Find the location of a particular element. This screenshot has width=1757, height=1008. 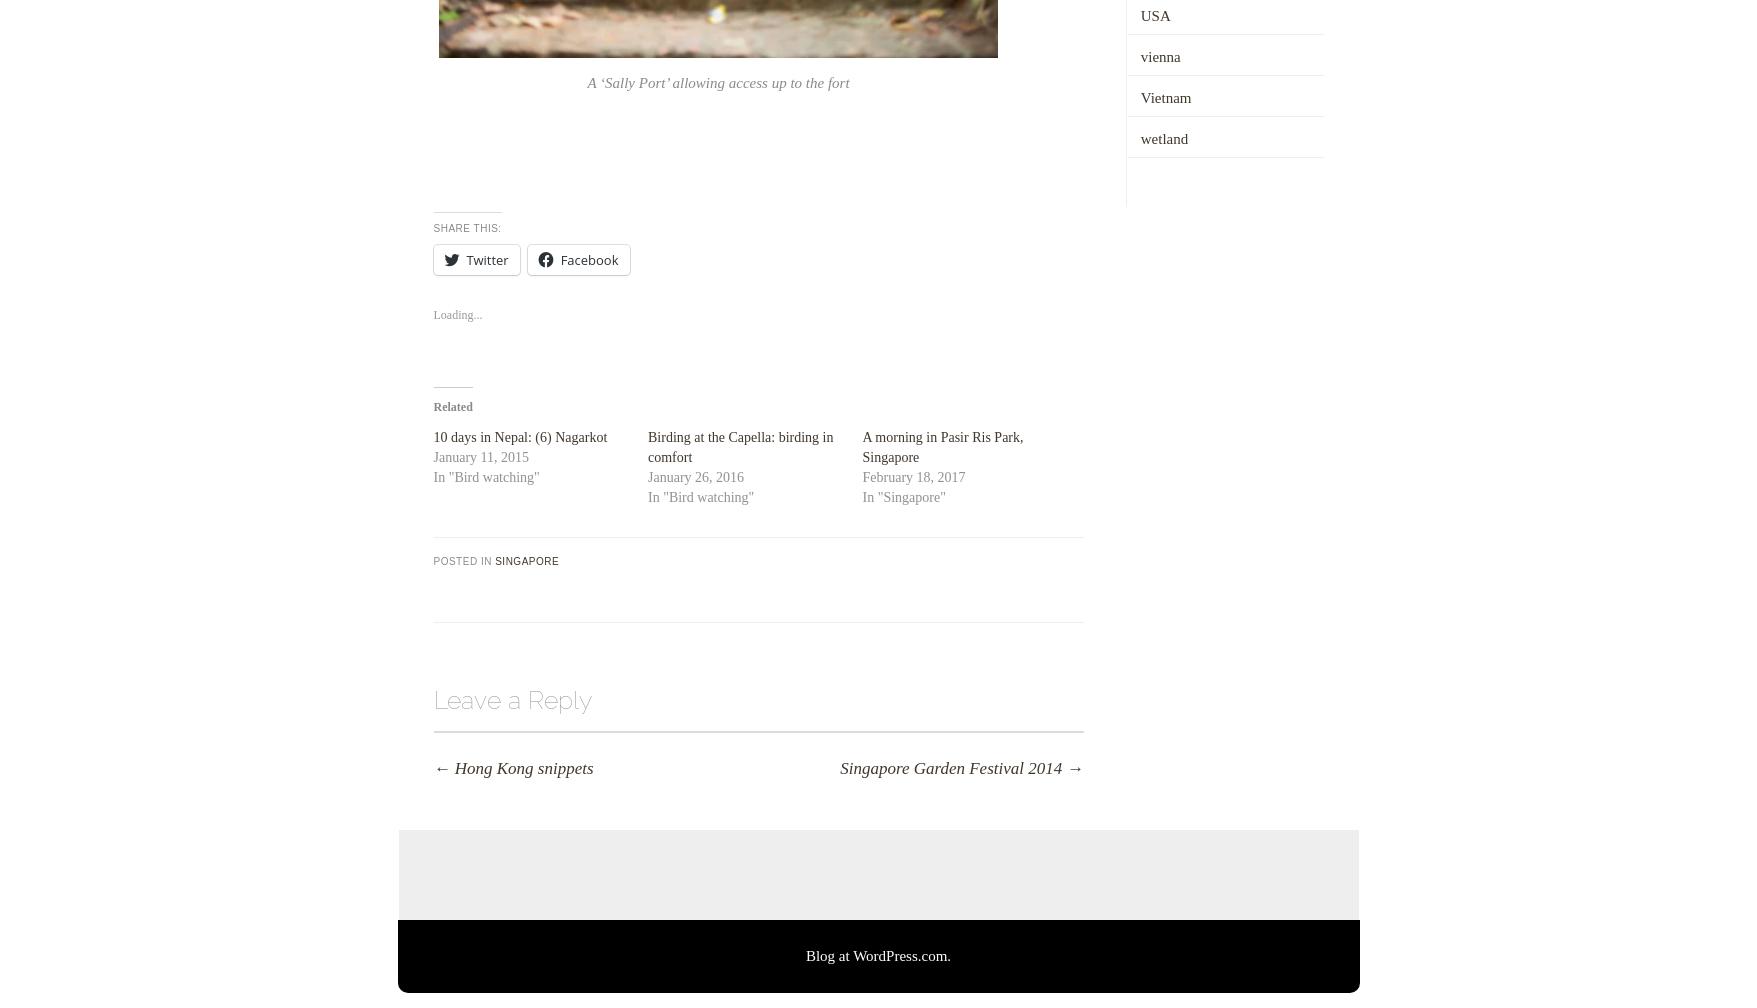

'Blog at WordPress.com.' is located at coordinates (877, 951).